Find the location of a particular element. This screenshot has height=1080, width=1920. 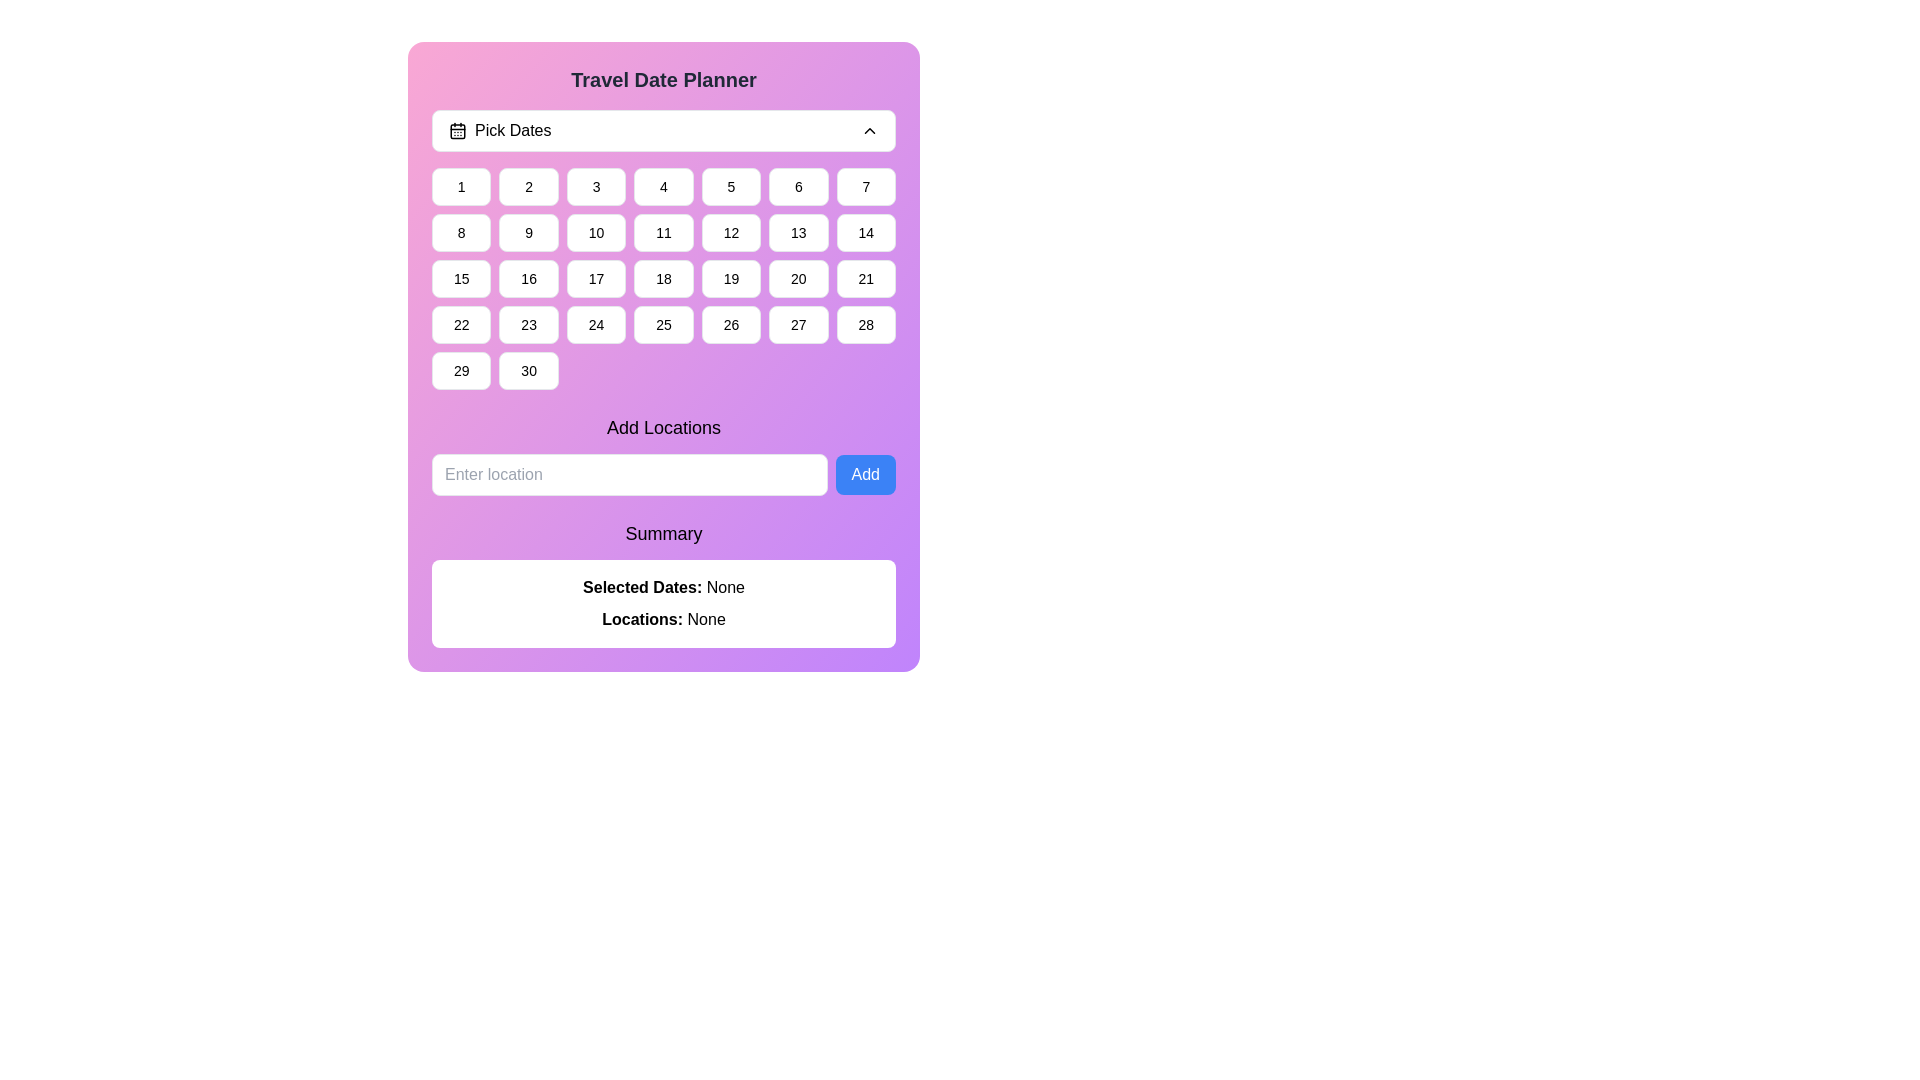

the square-shaped button labeled '7' with a white background and black text is located at coordinates (866, 186).